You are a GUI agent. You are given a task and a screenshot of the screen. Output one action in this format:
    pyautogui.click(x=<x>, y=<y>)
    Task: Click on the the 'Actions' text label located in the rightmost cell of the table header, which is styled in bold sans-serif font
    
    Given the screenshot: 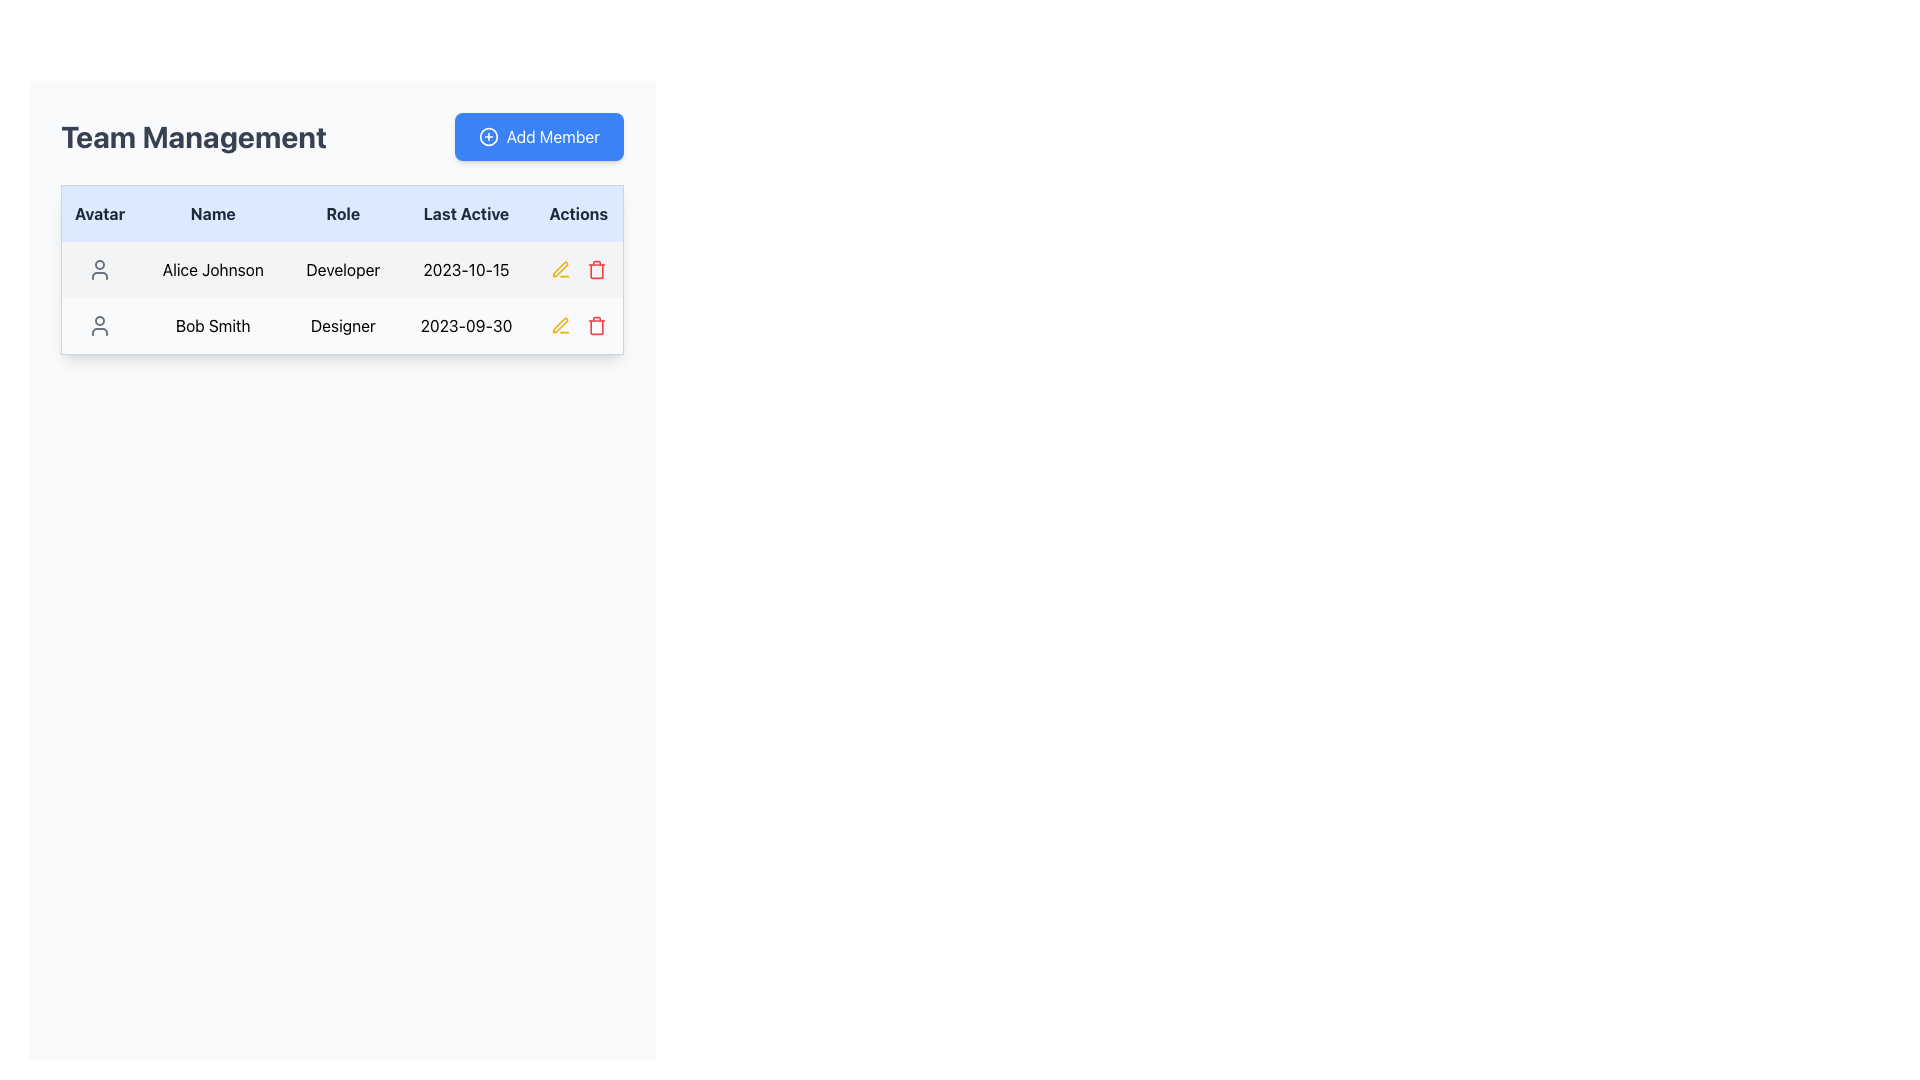 What is the action you would take?
    pyautogui.click(x=578, y=213)
    